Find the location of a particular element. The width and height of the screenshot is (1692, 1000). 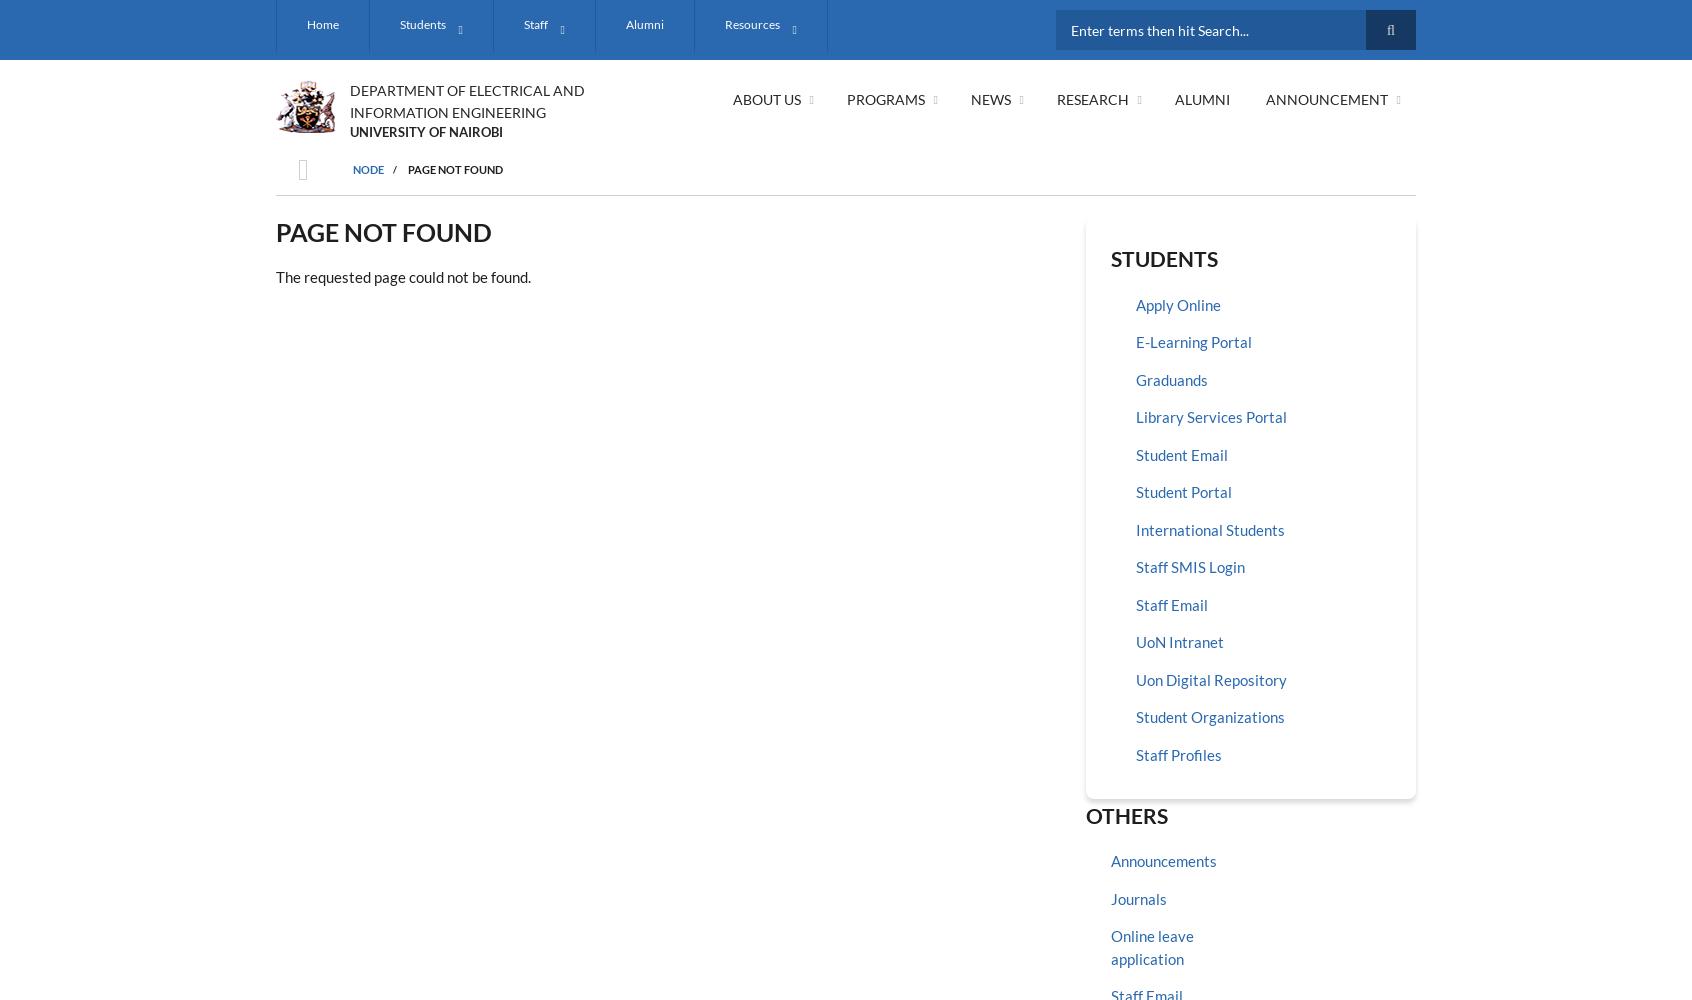

'Staff' is located at coordinates (536, 24).